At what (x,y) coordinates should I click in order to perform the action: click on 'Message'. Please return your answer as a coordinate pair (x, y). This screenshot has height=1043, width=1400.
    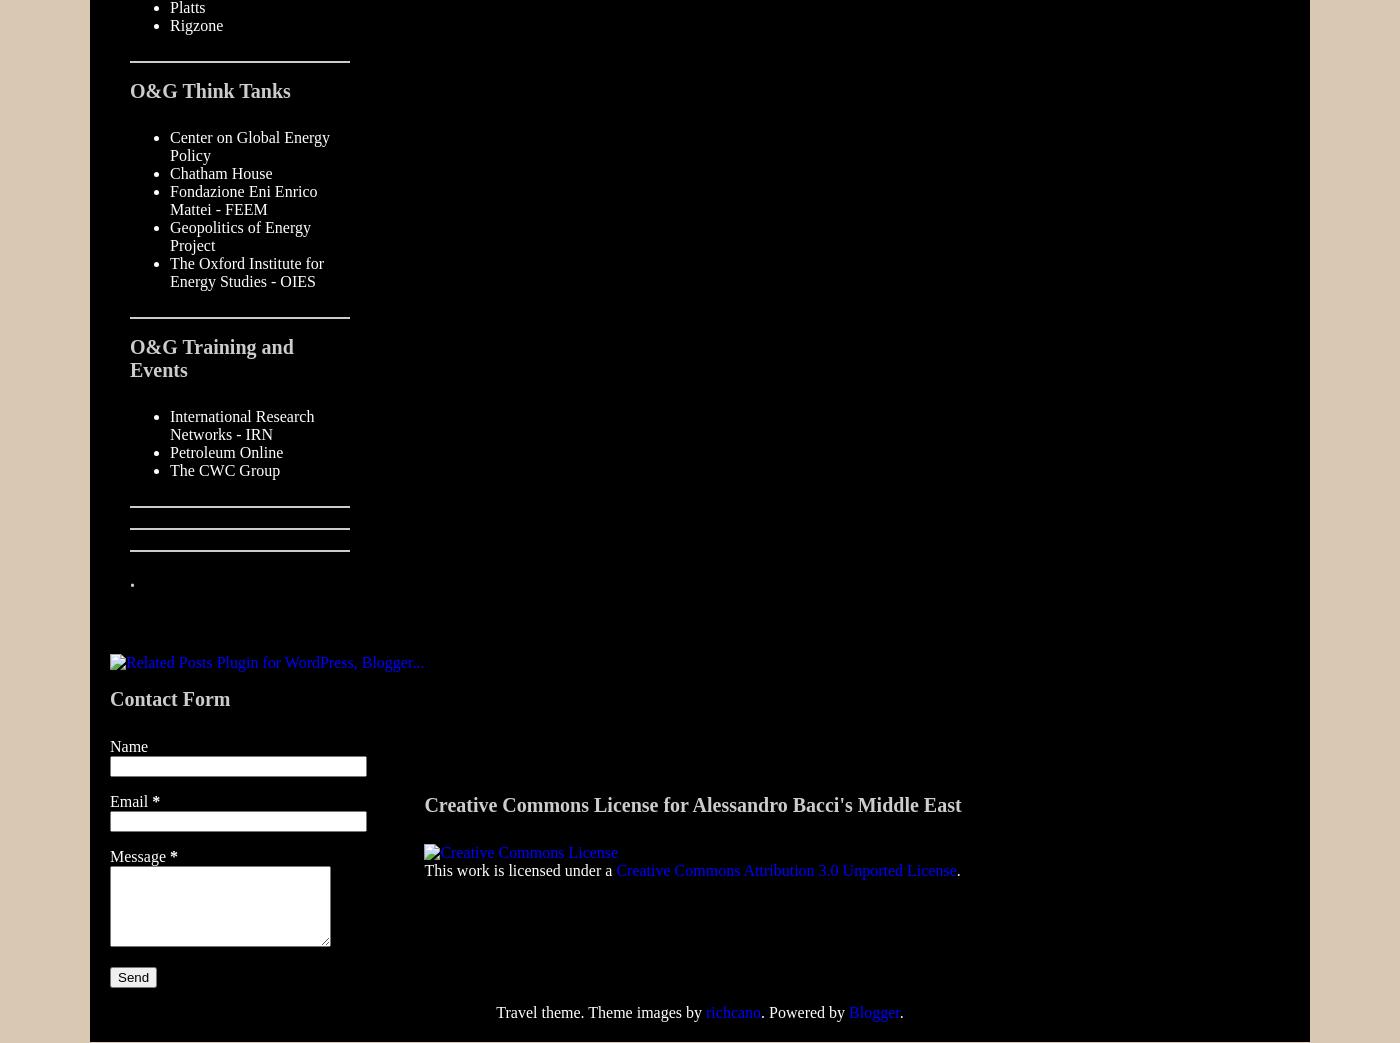
    Looking at the image, I should click on (139, 855).